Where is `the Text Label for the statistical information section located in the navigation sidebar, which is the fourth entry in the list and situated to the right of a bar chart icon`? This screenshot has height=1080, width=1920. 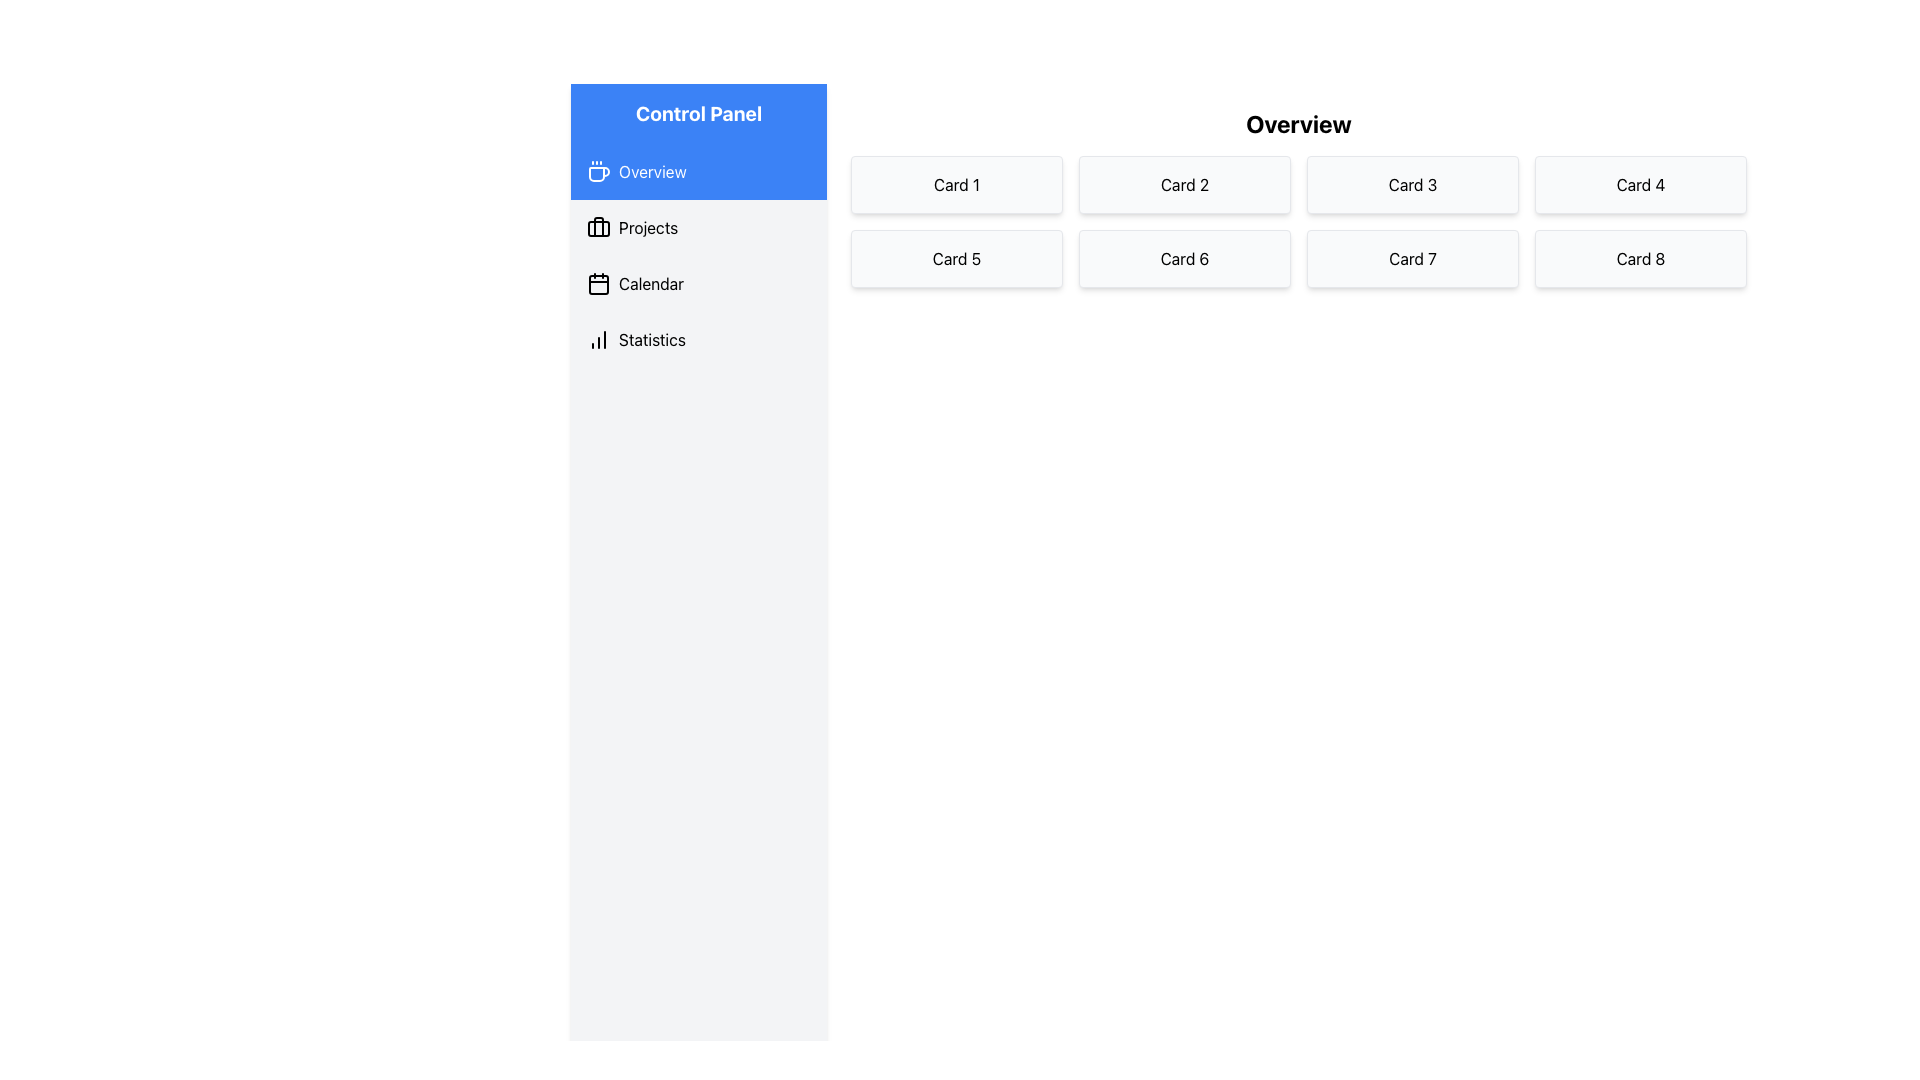 the Text Label for the statistical information section located in the navigation sidebar, which is the fourth entry in the list and situated to the right of a bar chart icon is located at coordinates (652, 338).